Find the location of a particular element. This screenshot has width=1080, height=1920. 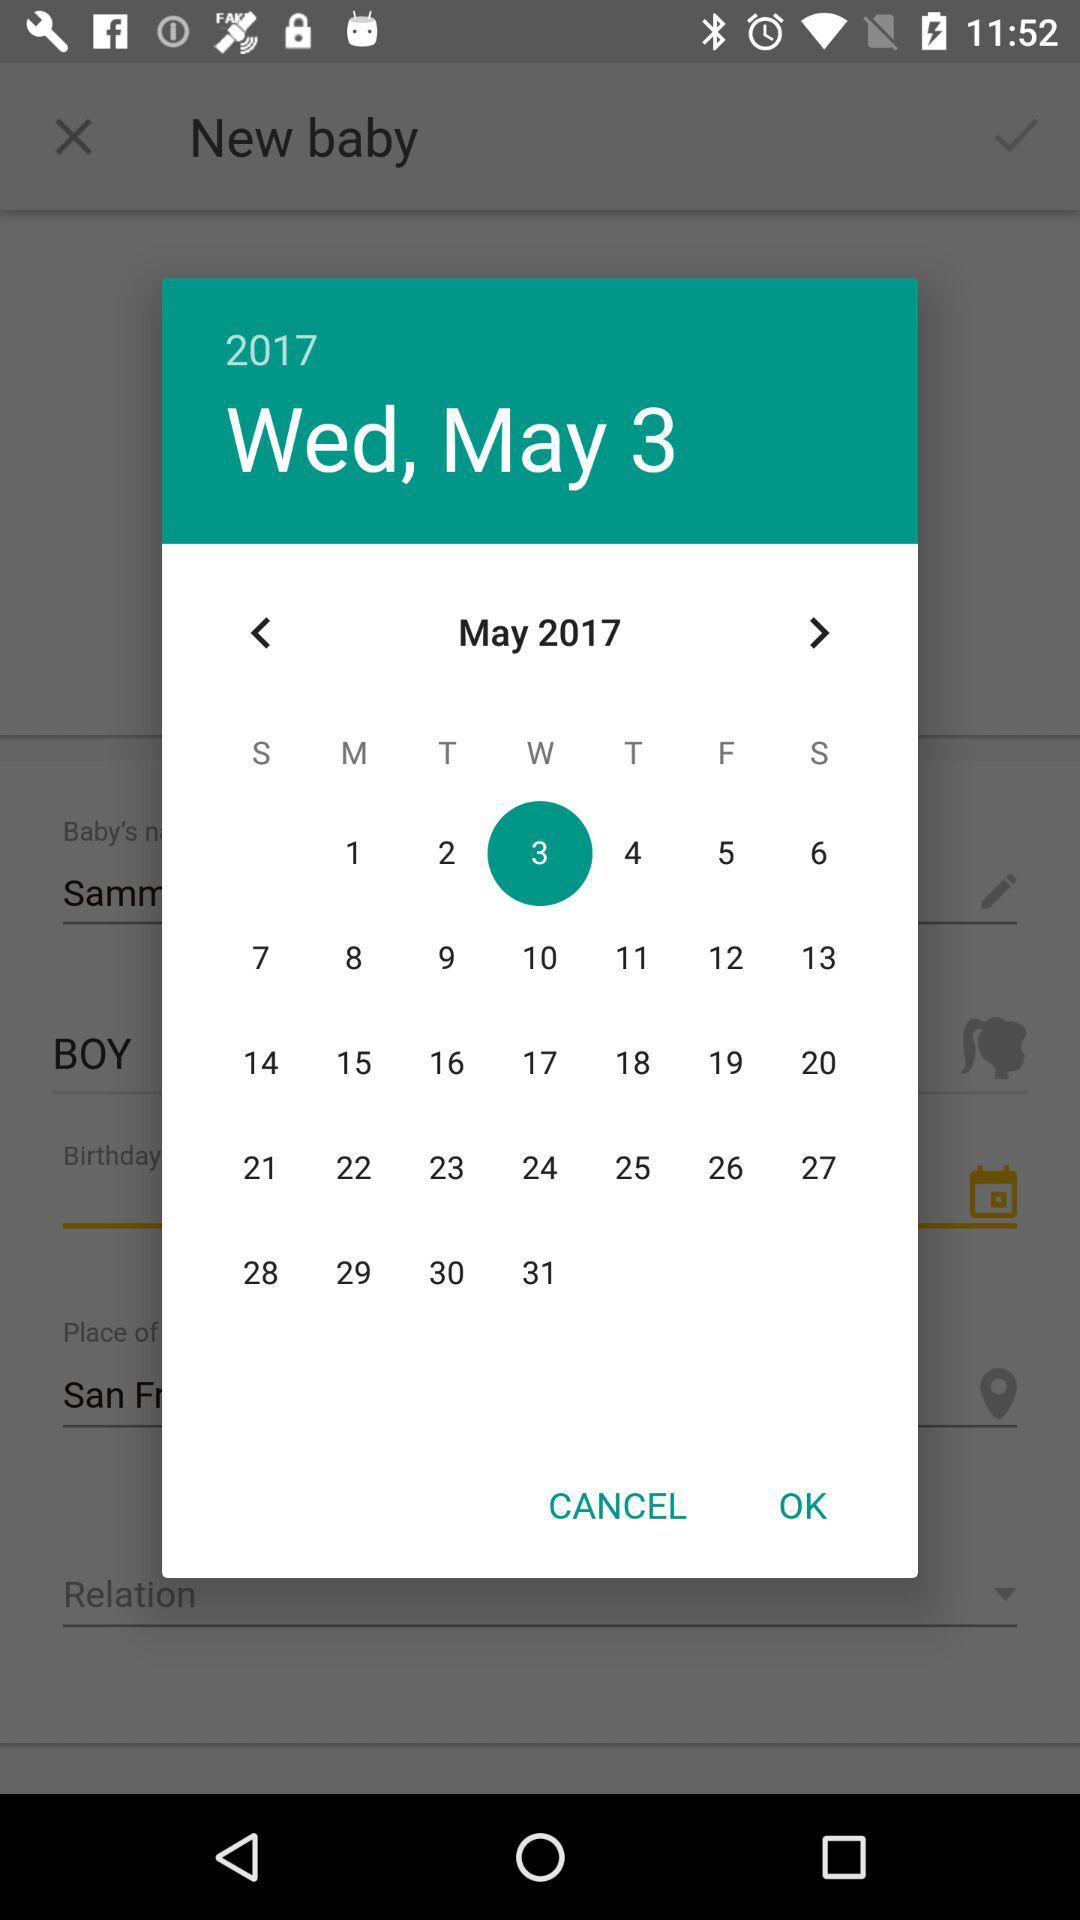

icon below the 2017 is located at coordinates (818, 632).